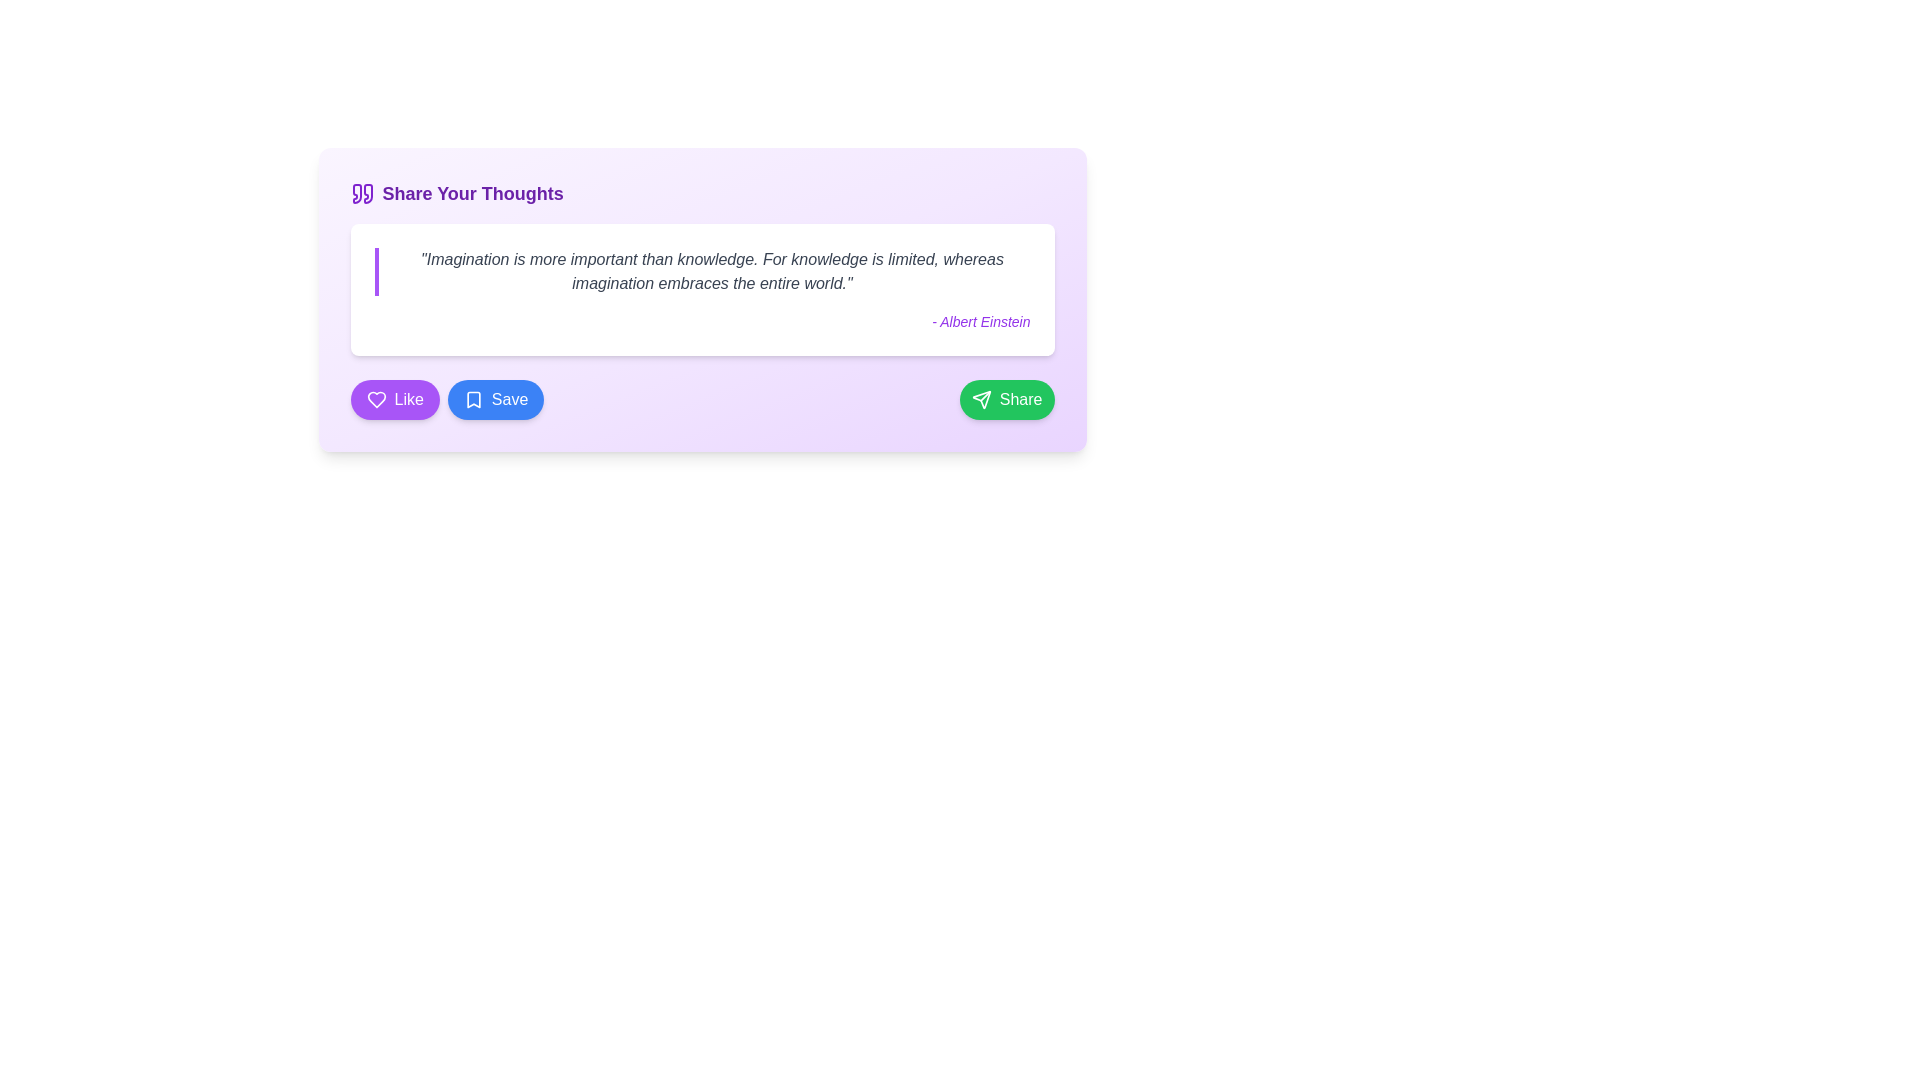  What do you see at coordinates (376, 400) in the screenshot?
I see `the heart-shaped icon with a purple fill and white outline within the 'Like' button` at bounding box center [376, 400].